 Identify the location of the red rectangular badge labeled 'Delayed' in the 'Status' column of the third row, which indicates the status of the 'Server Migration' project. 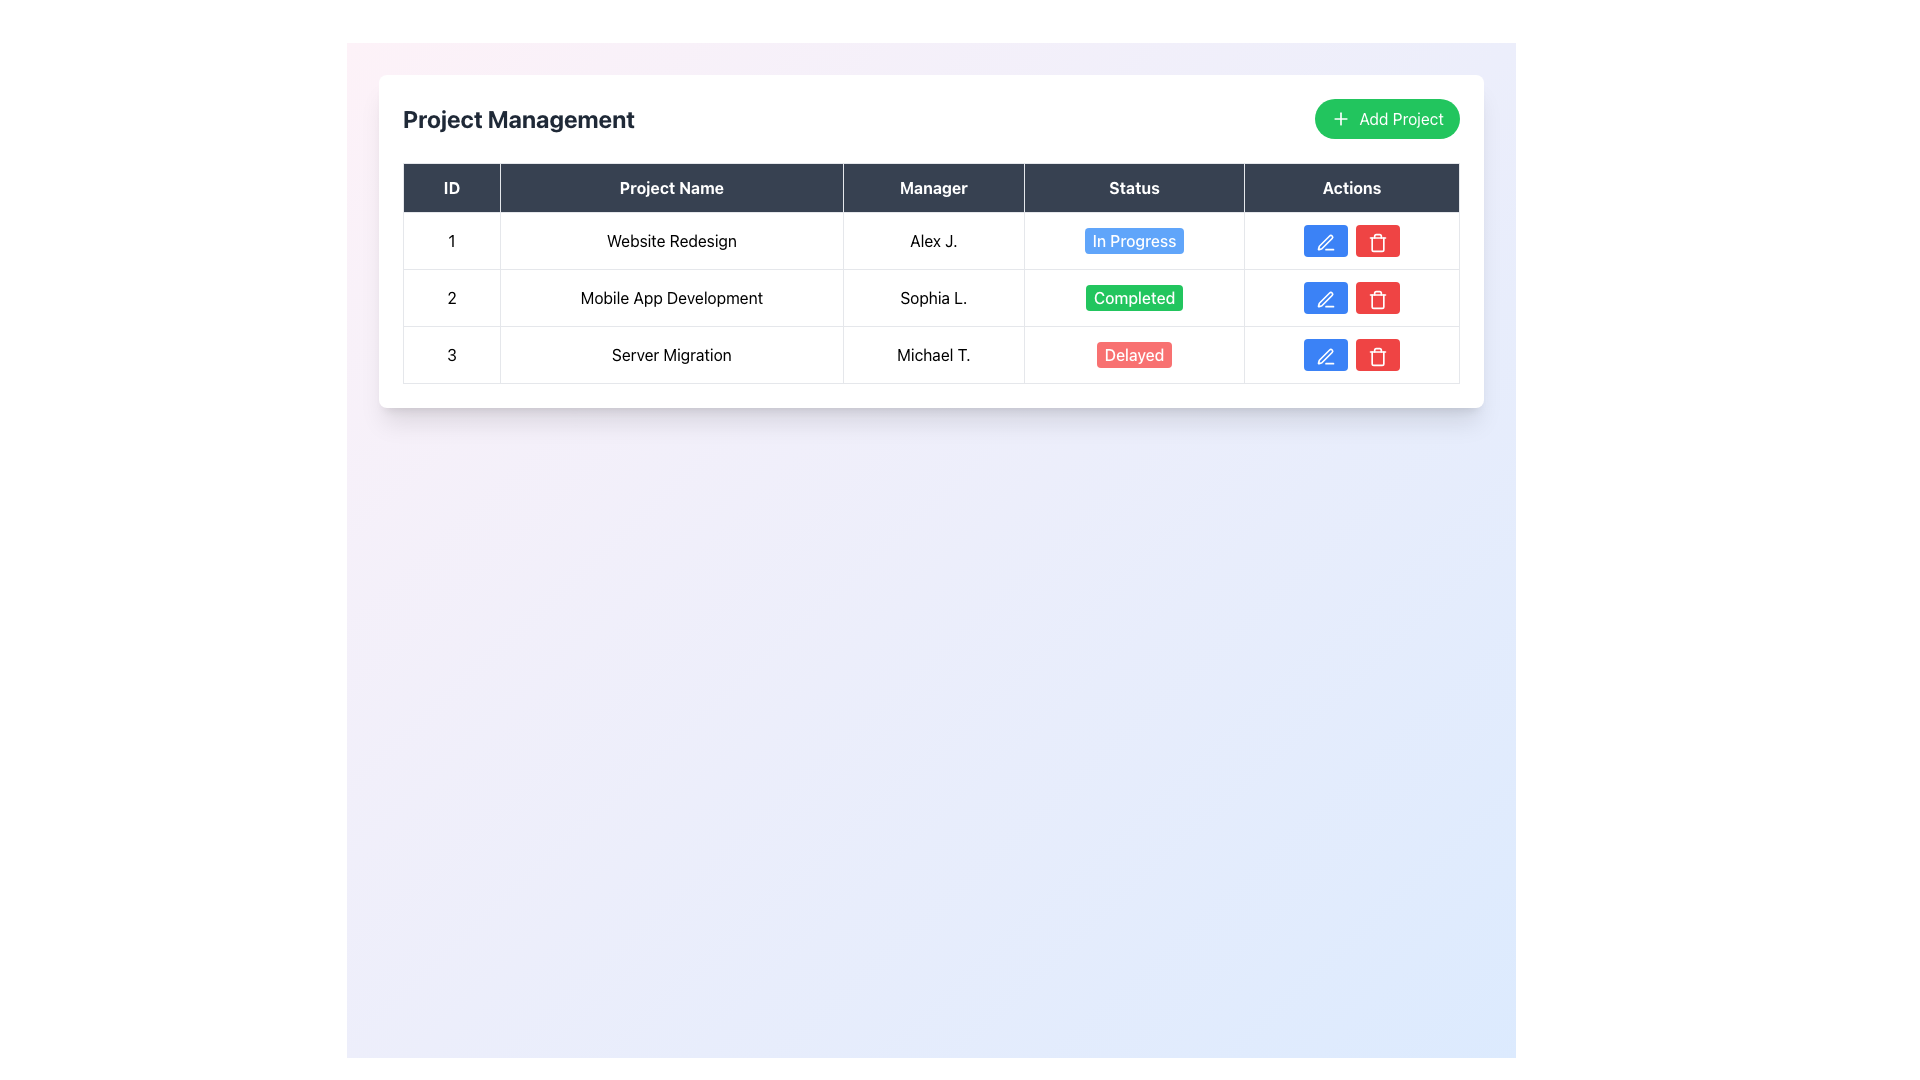
(1134, 353).